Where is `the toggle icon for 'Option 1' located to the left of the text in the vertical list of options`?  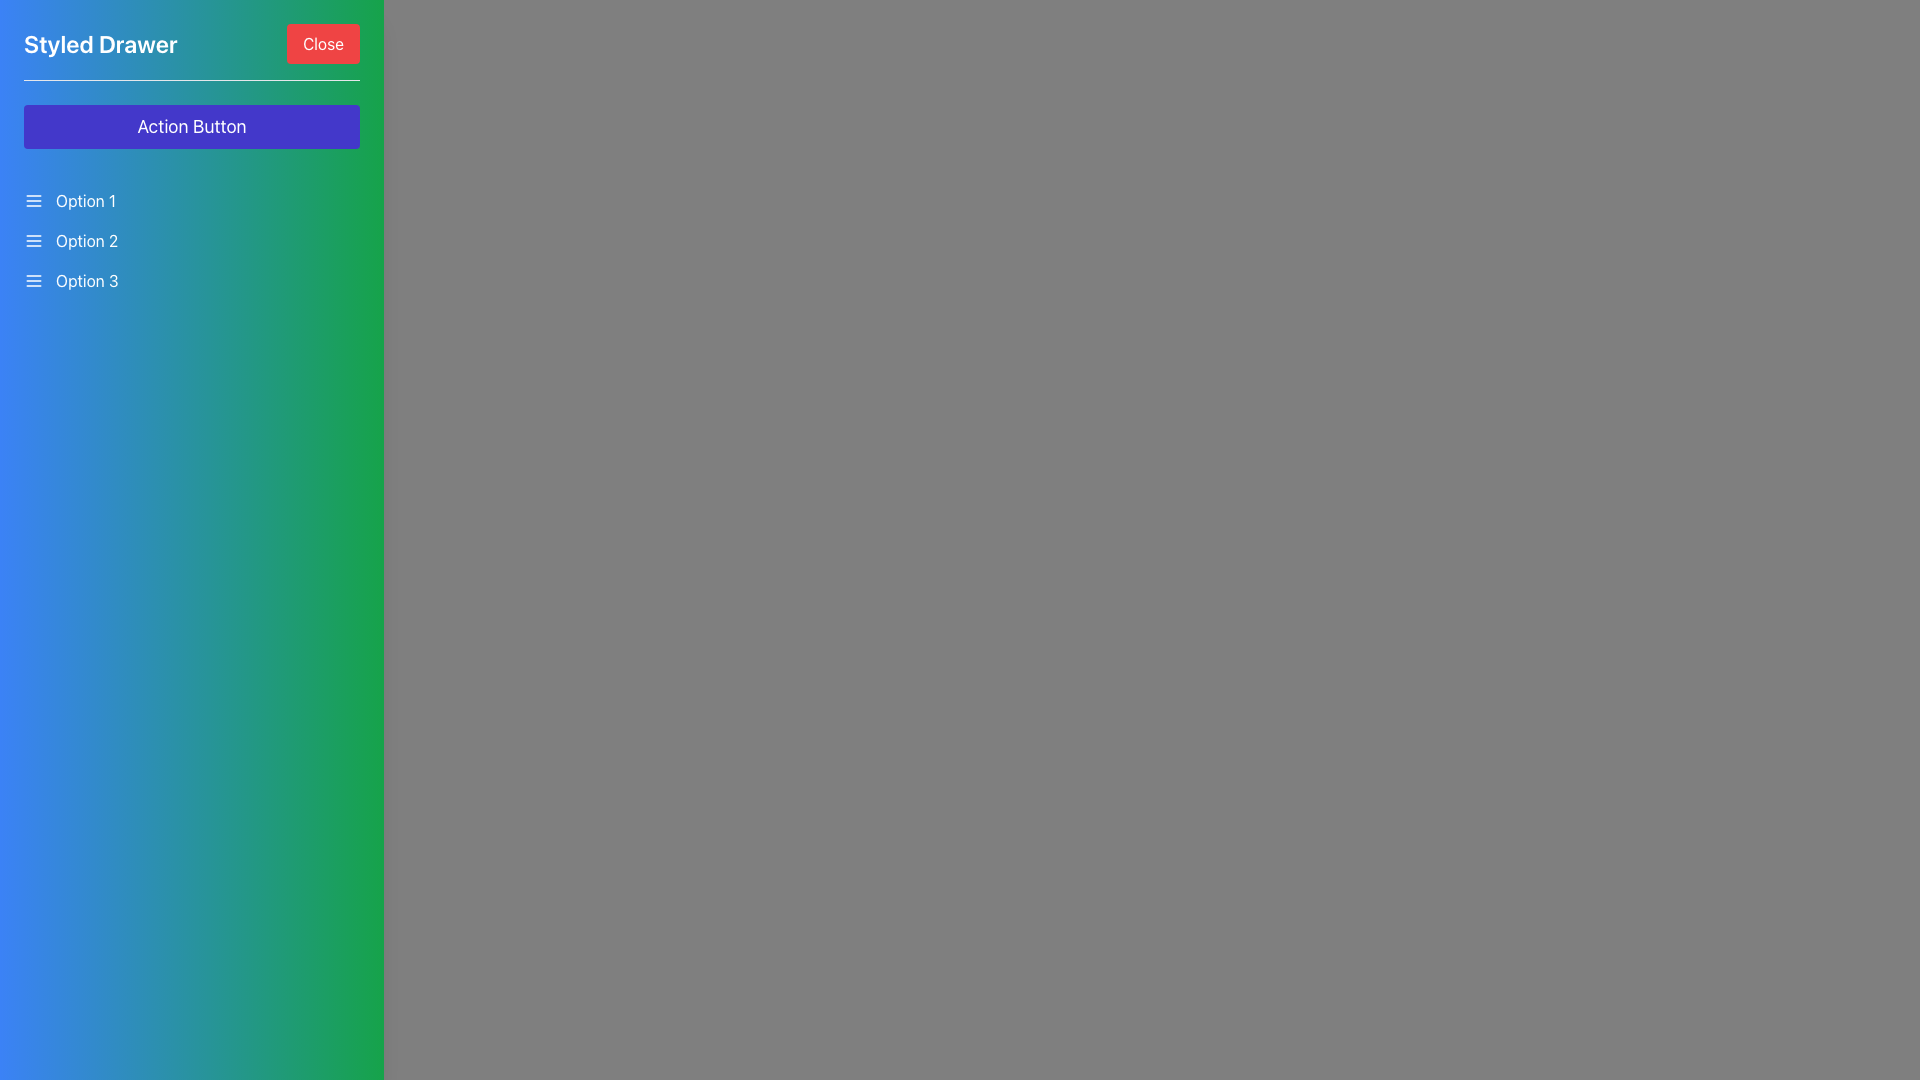 the toggle icon for 'Option 1' located to the left of the text in the vertical list of options is located at coordinates (33, 200).